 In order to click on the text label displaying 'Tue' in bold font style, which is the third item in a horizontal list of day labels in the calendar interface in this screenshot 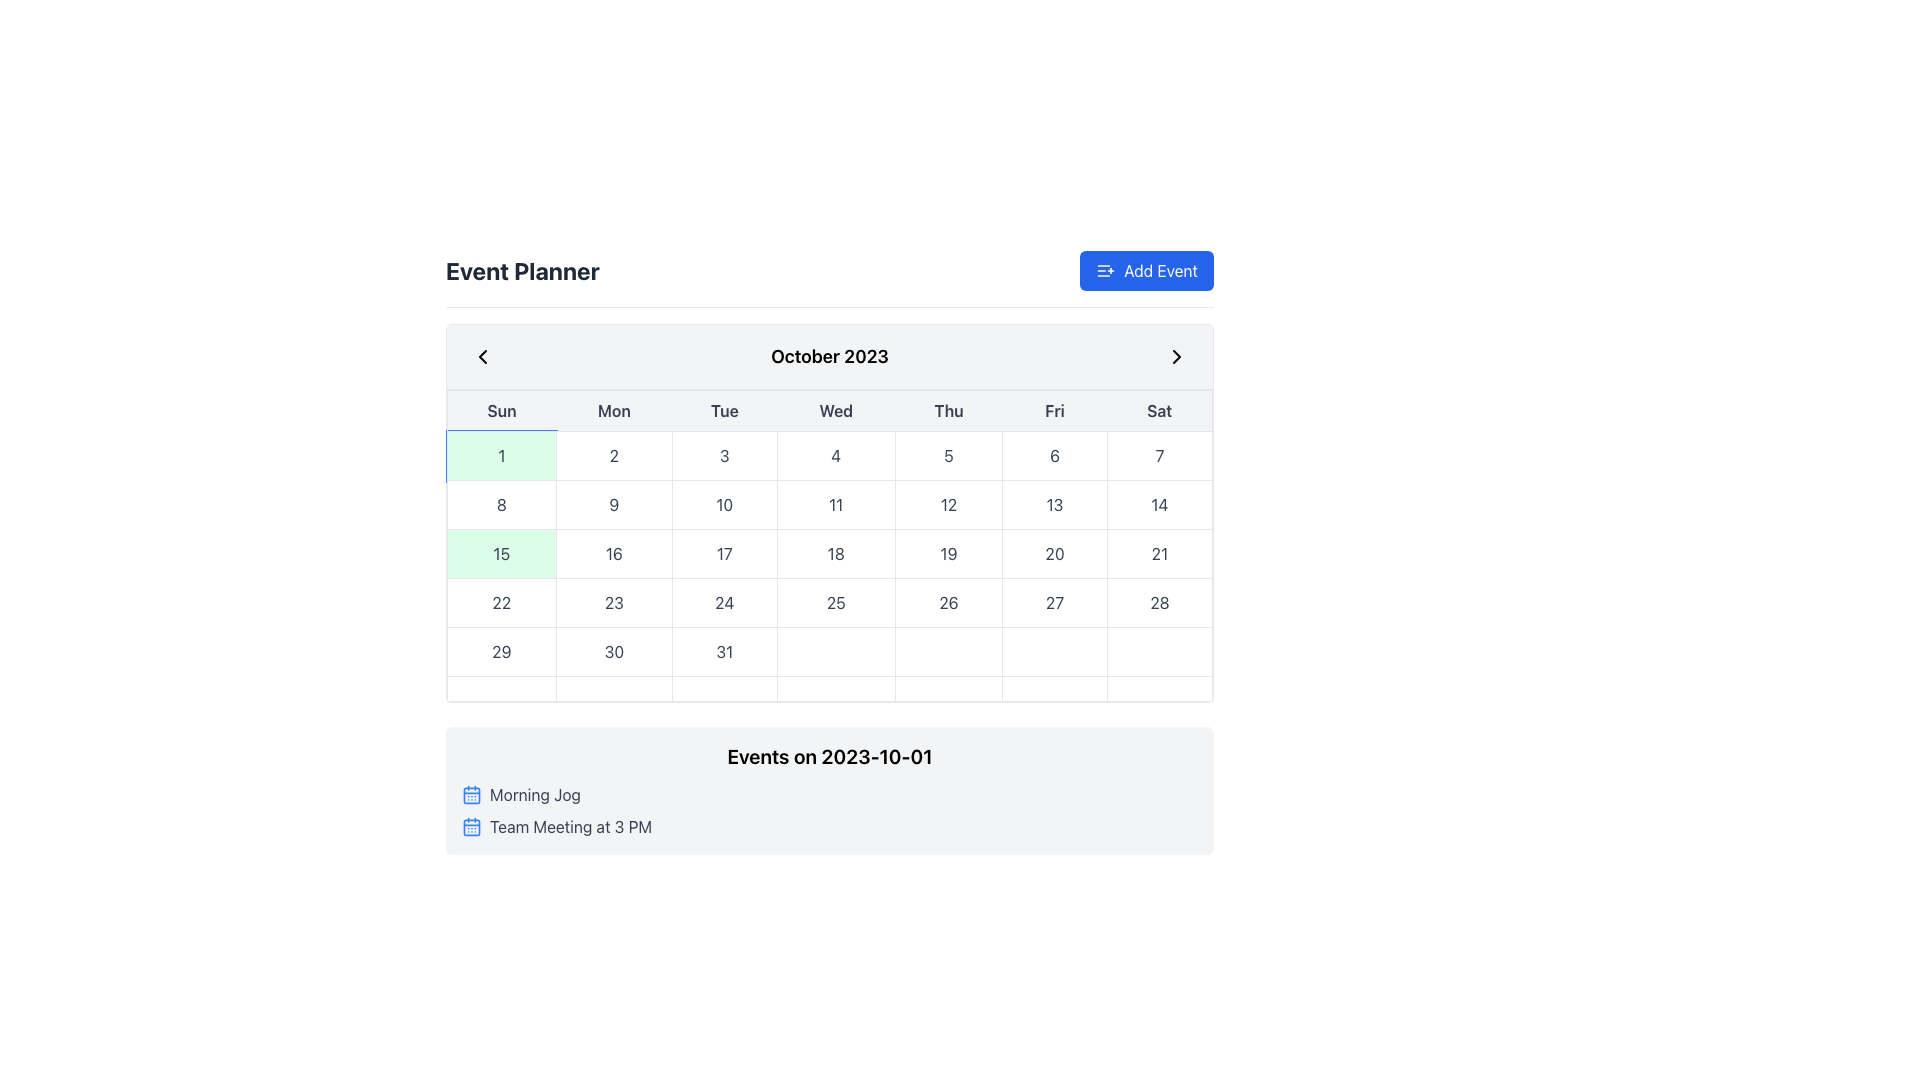, I will do `click(723, 410)`.